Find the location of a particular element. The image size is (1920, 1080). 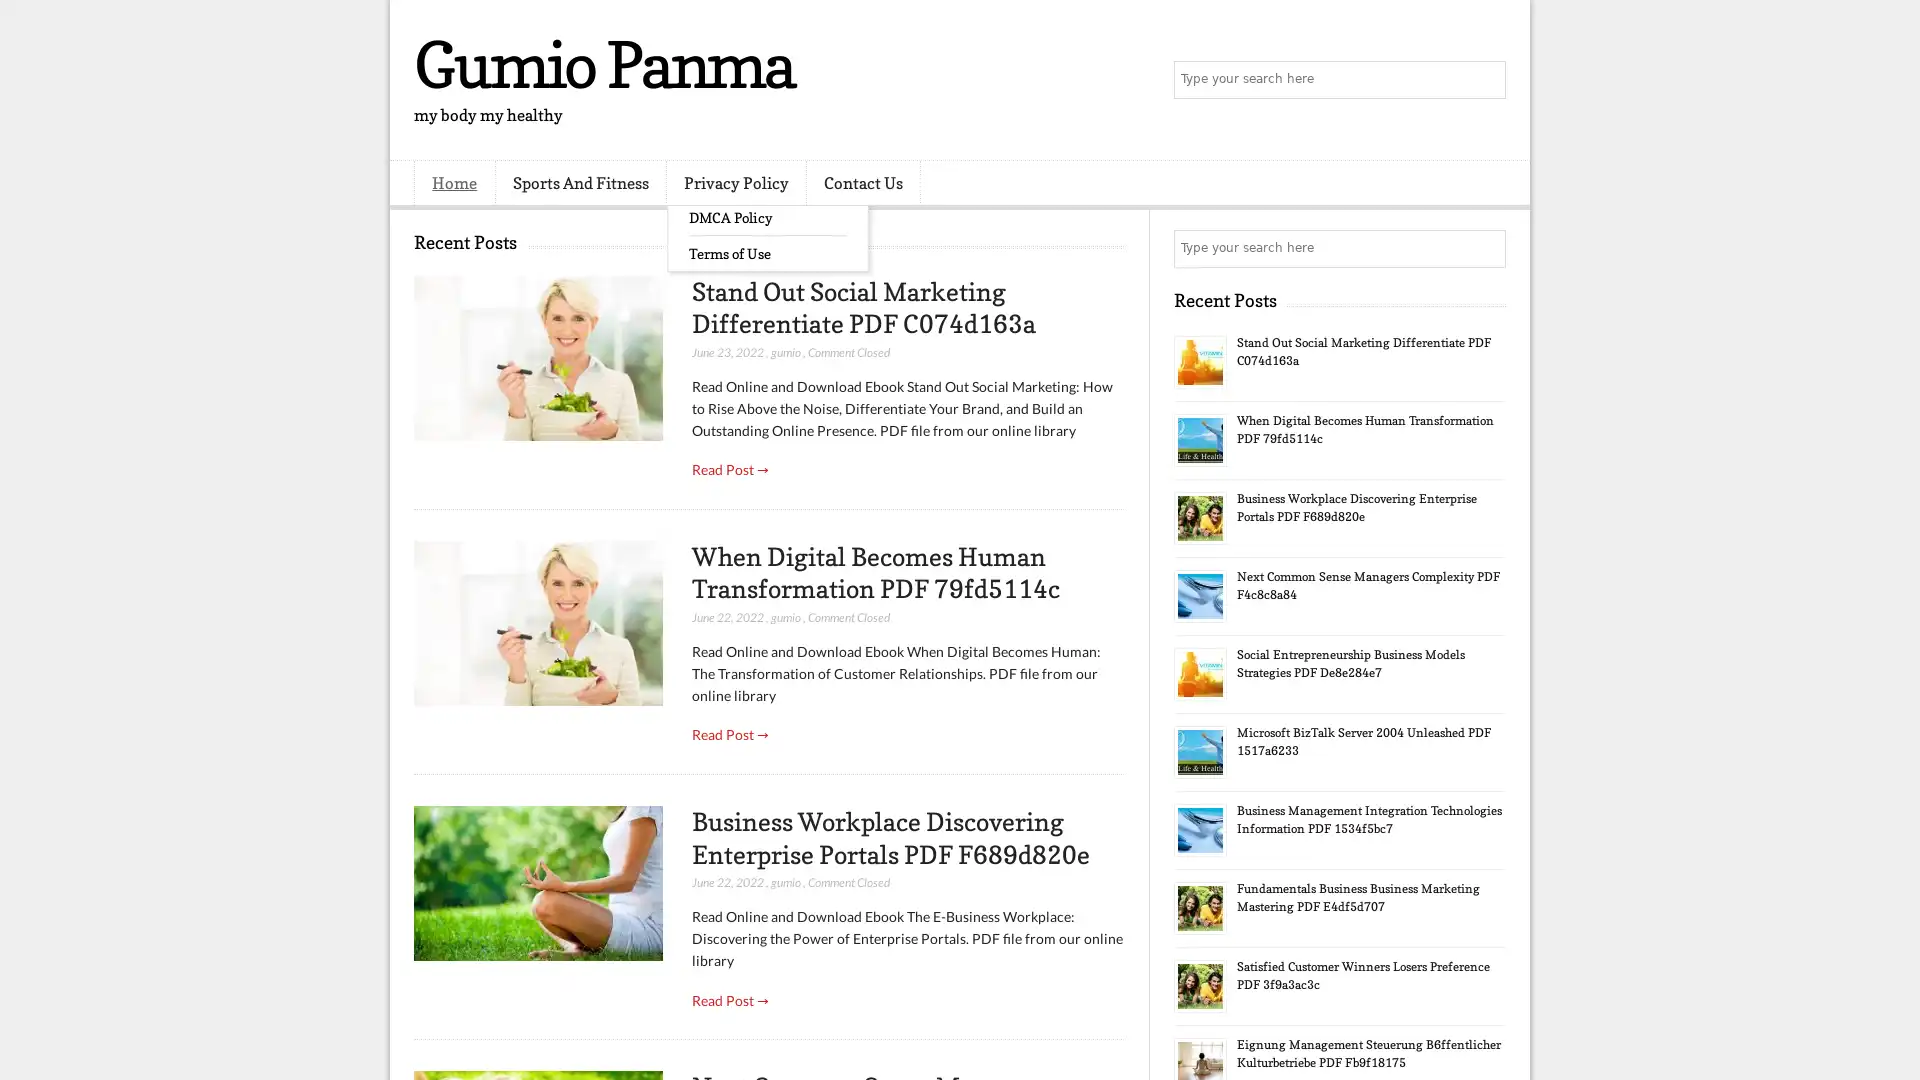

Search is located at coordinates (1485, 80).